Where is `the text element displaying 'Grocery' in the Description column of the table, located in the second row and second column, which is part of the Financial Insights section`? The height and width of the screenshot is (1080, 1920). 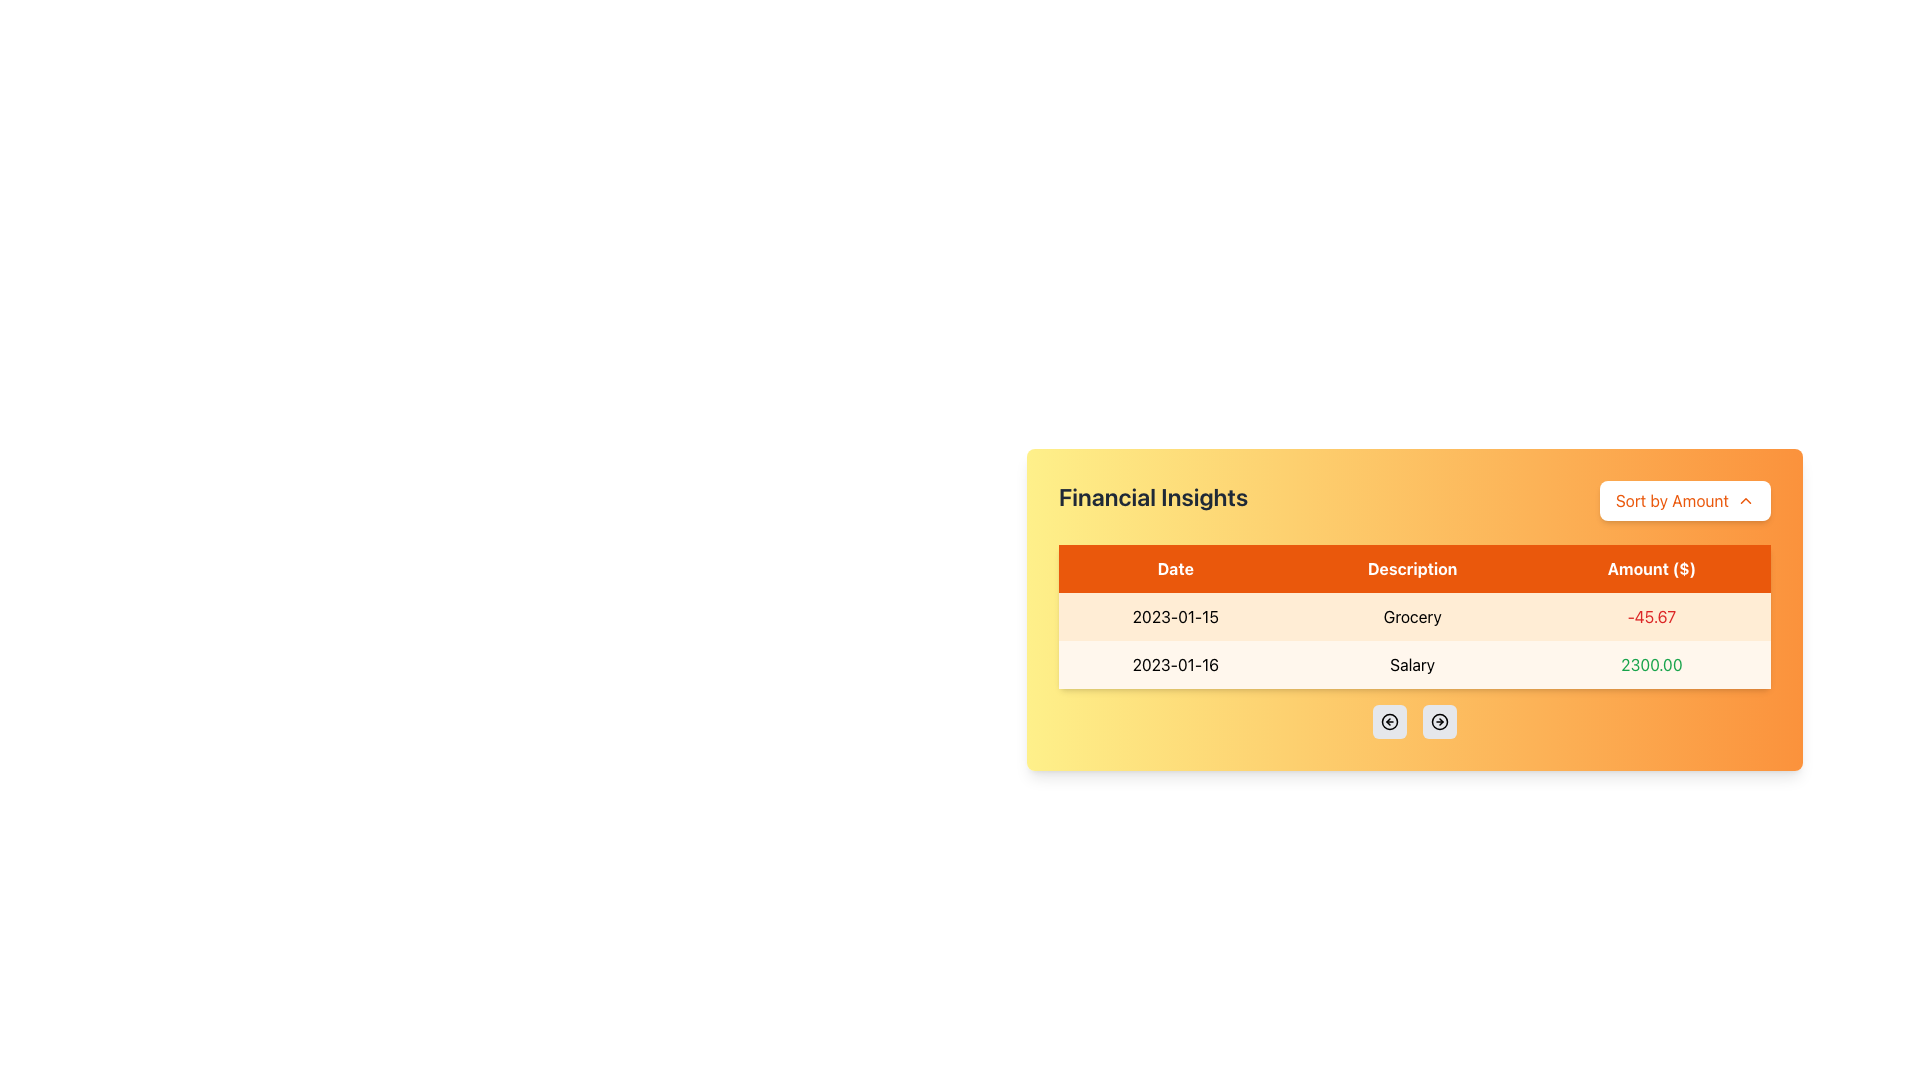 the text element displaying 'Grocery' in the Description column of the table, located in the second row and second column, which is part of the Financial Insights section is located at coordinates (1414, 608).